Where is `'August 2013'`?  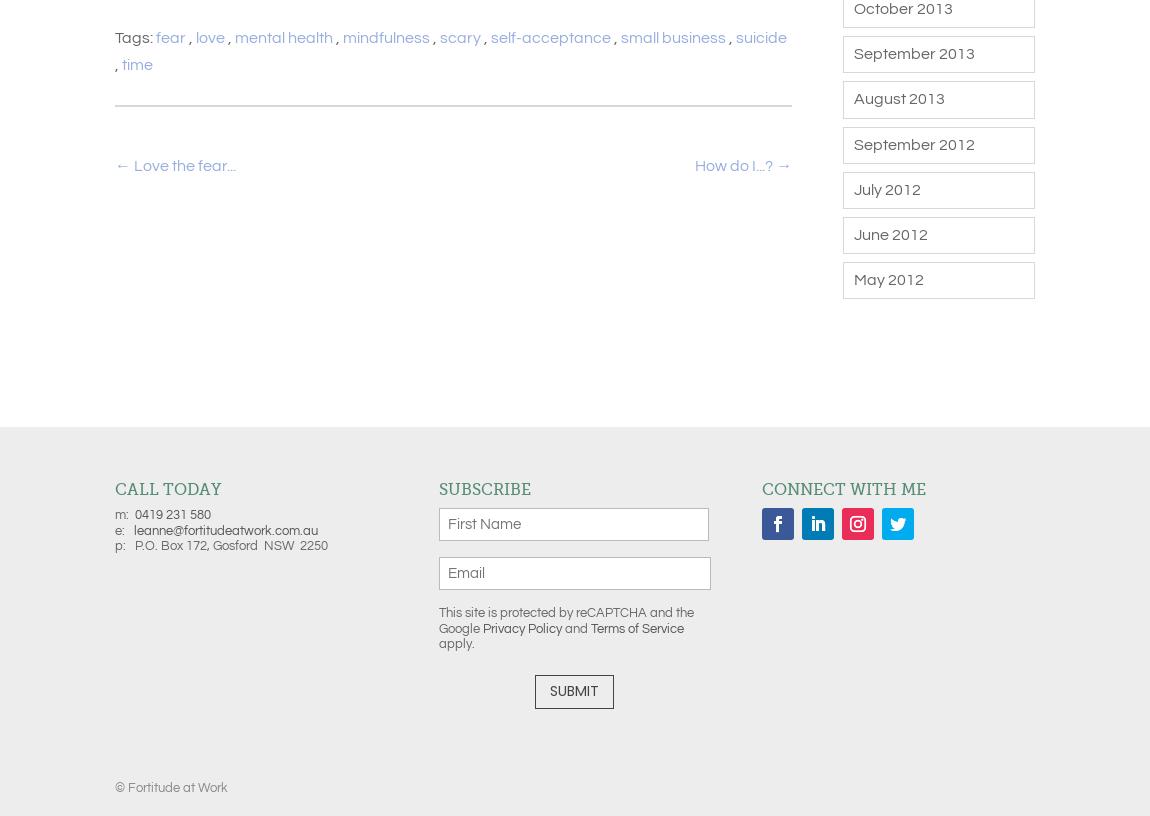
'August 2013' is located at coordinates (898, 97).